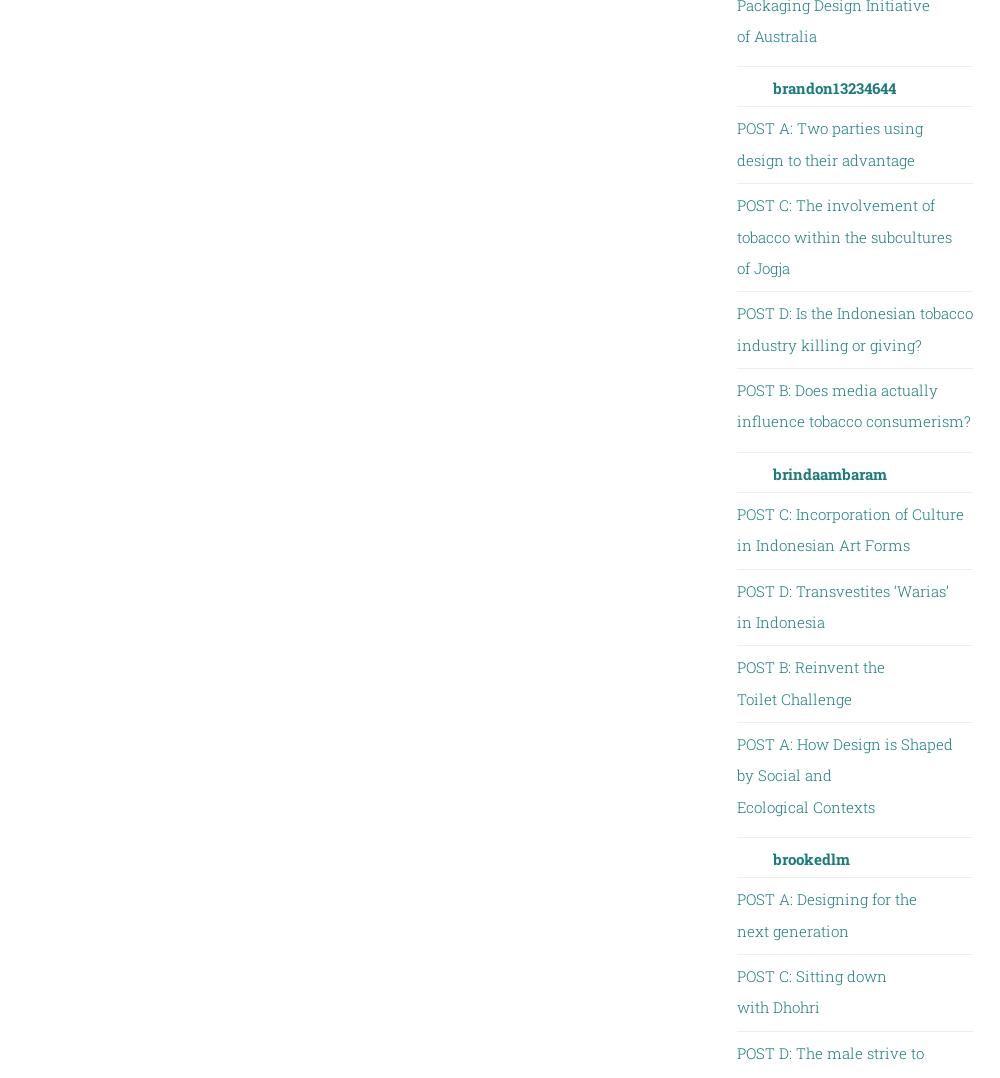 The height and width of the screenshot is (1078, 1000). What do you see at coordinates (735, 404) in the screenshot?
I see `'POST B: Does media actually influence tobacco consumerism?'` at bounding box center [735, 404].